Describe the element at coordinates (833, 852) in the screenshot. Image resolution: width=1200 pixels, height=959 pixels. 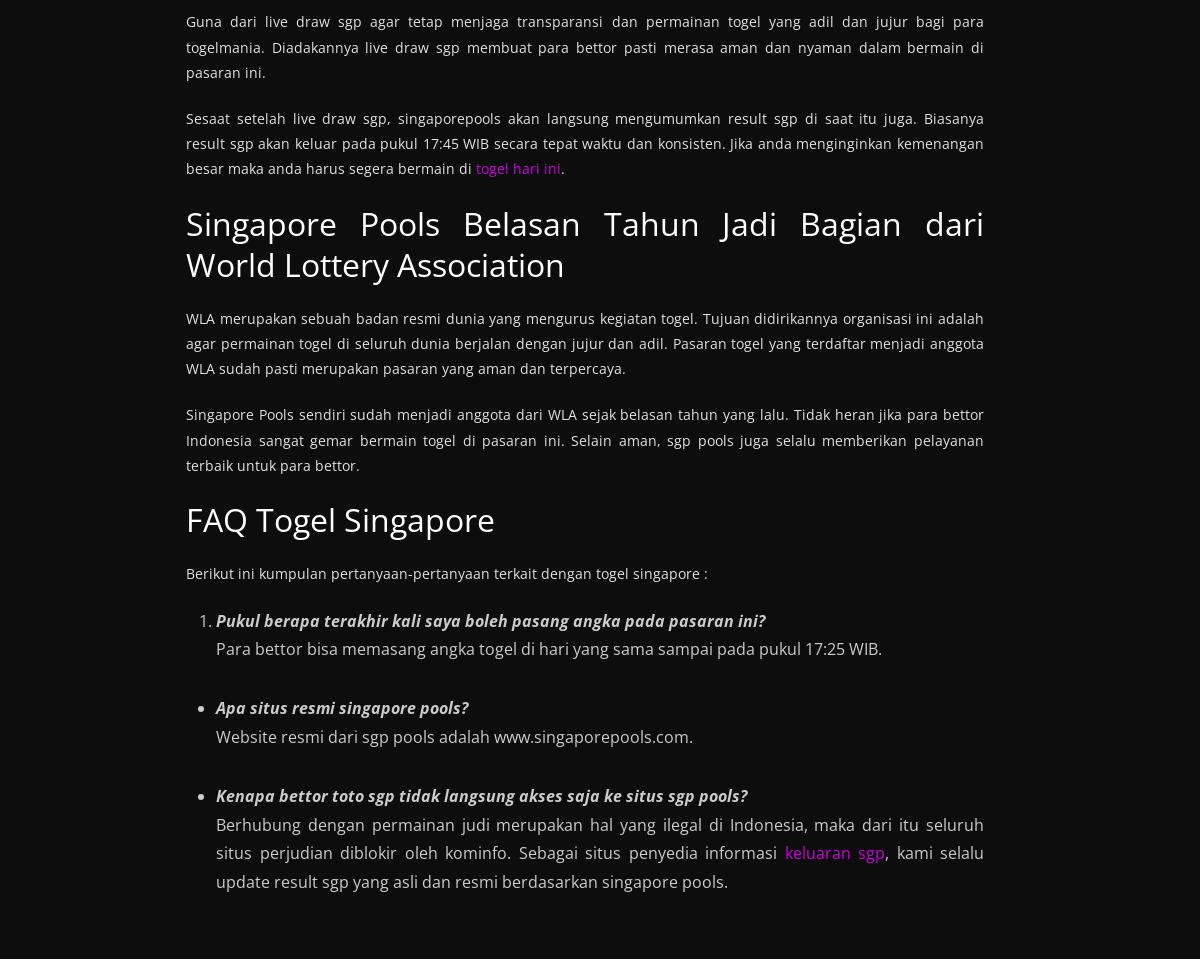
I see `'keluaran sgp'` at that location.